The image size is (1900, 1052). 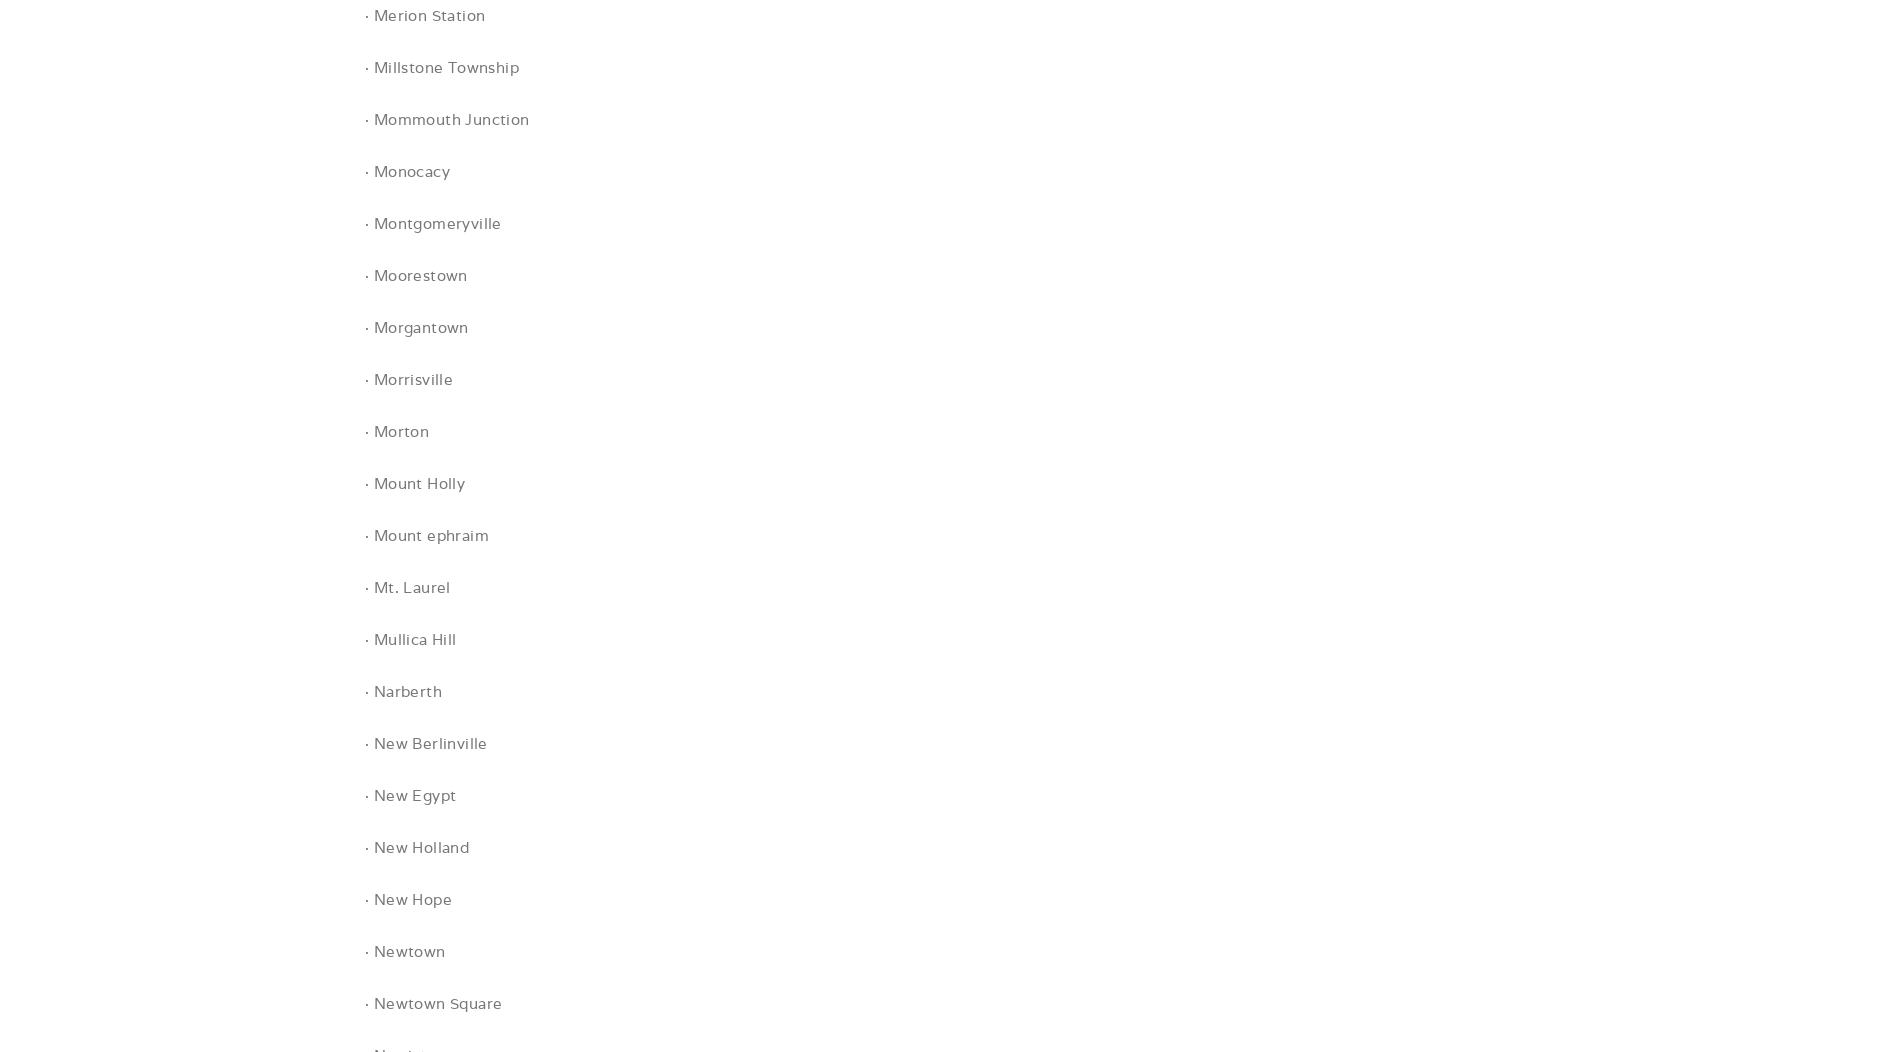 I want to click on '· Merion Station', so click(x=424, y=15).